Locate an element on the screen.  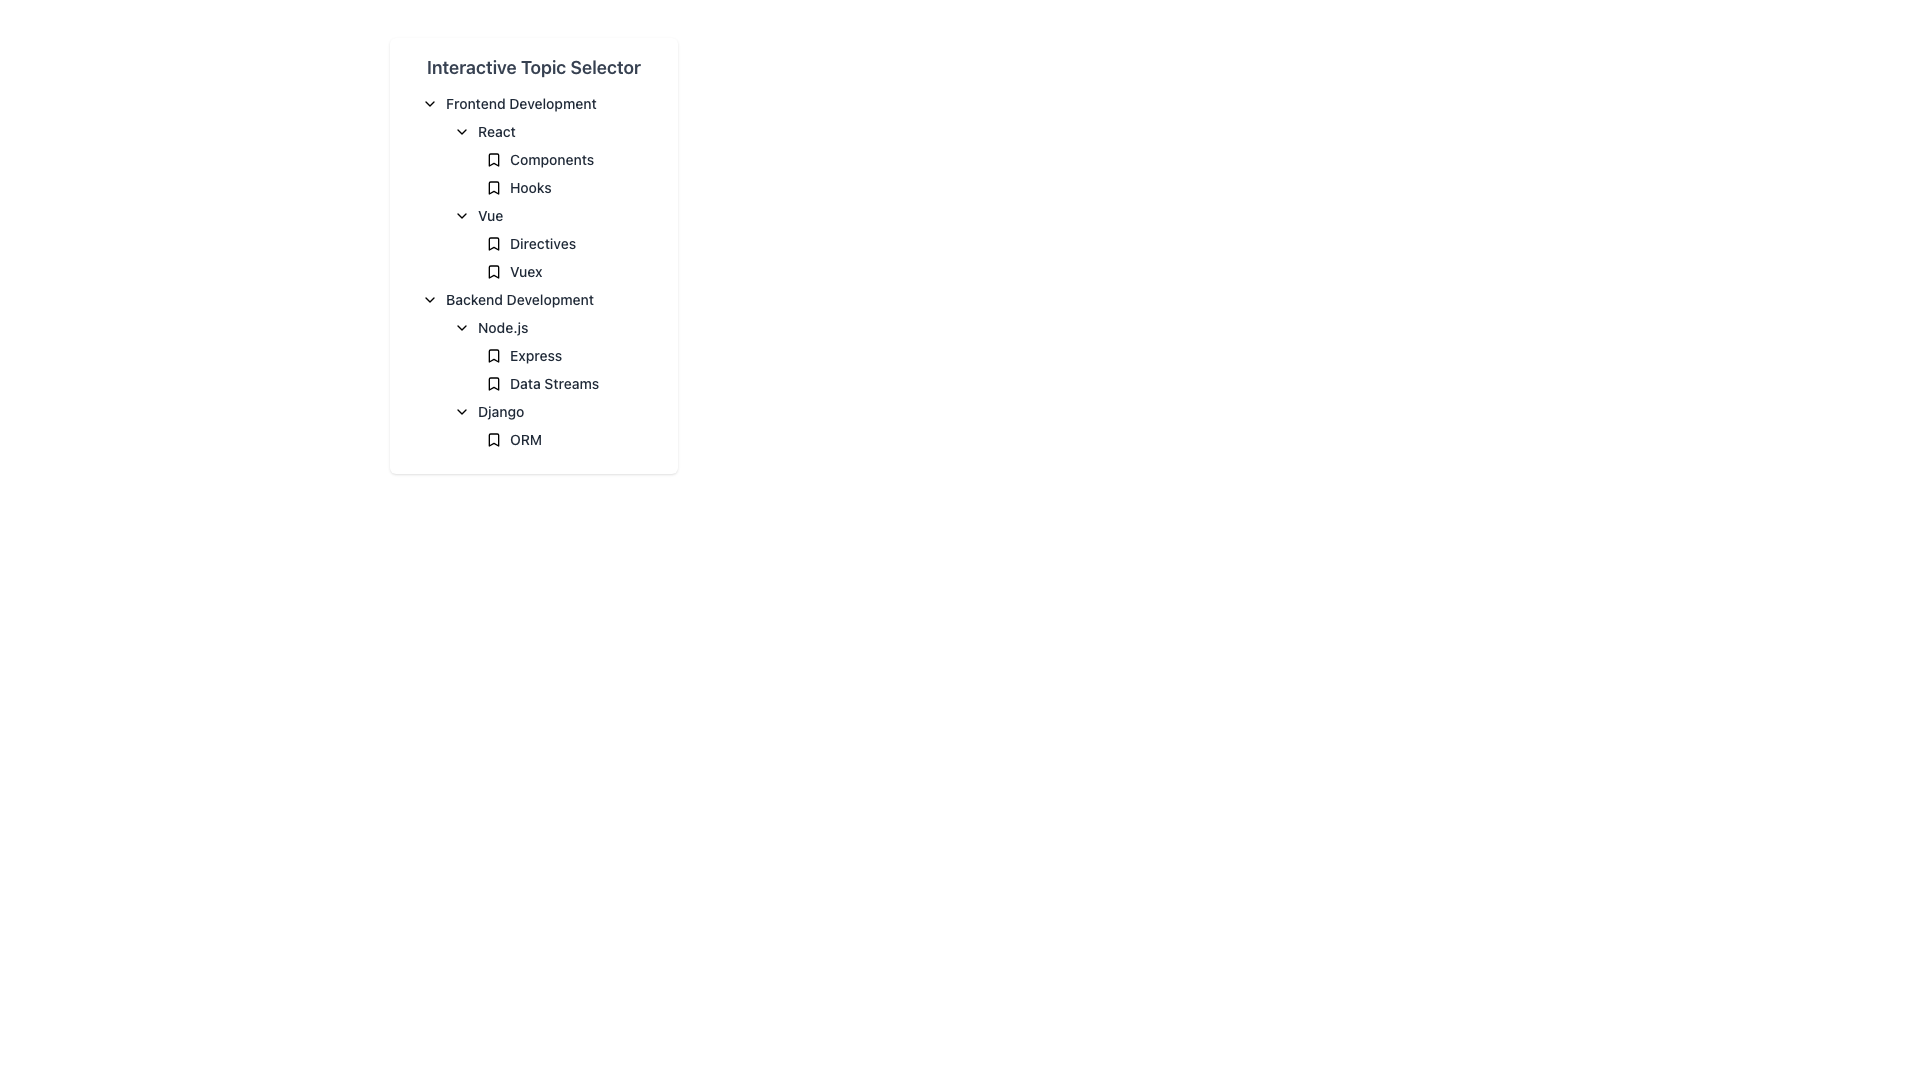
the 'Data Streams' list item with icon within the 'Node.js' subsection of the 'Backend Development' category is located at coordinates (550, 384).